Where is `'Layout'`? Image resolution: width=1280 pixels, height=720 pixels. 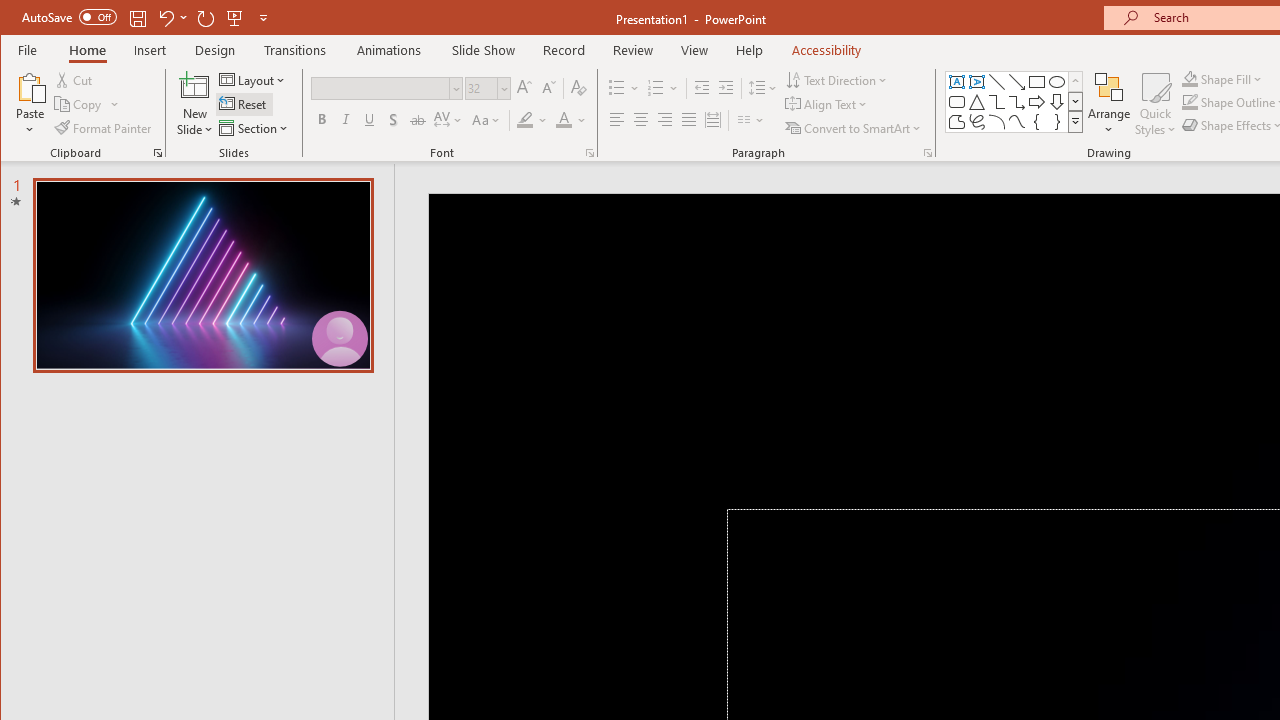
'Layout' is located at coordinates (253, 79).